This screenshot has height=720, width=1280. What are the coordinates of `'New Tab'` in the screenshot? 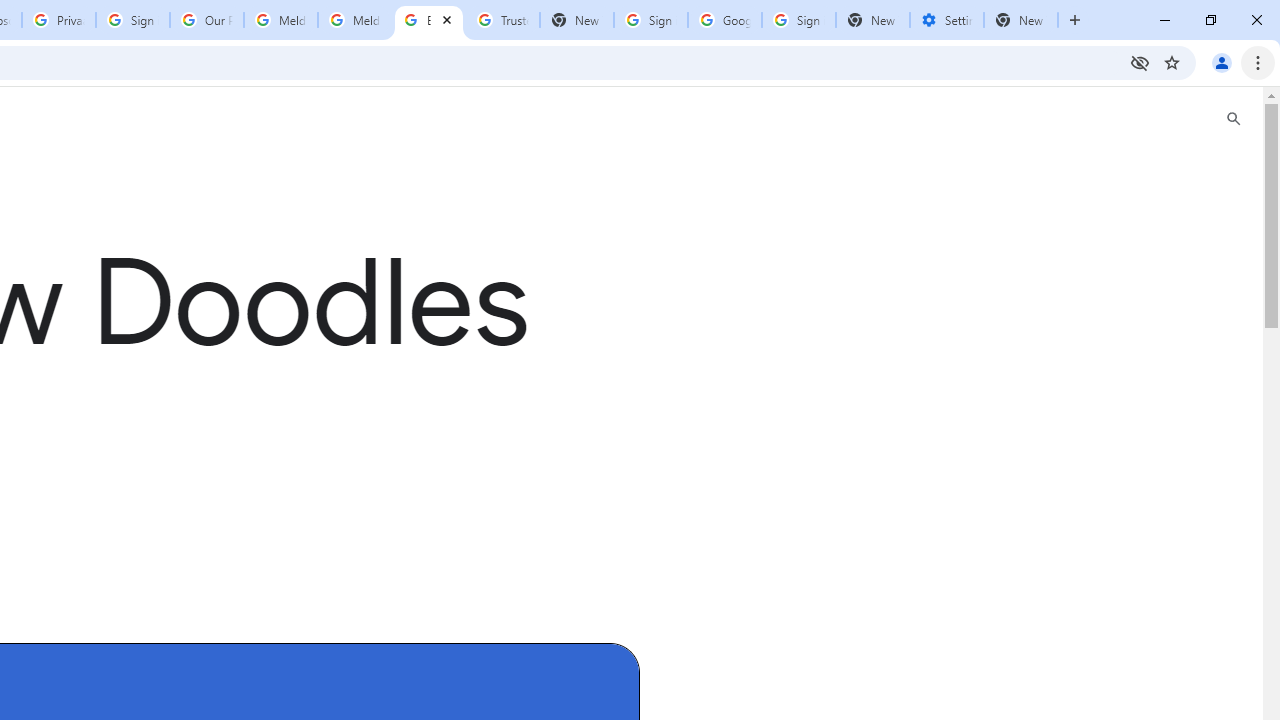 It's located at (1021, 20).